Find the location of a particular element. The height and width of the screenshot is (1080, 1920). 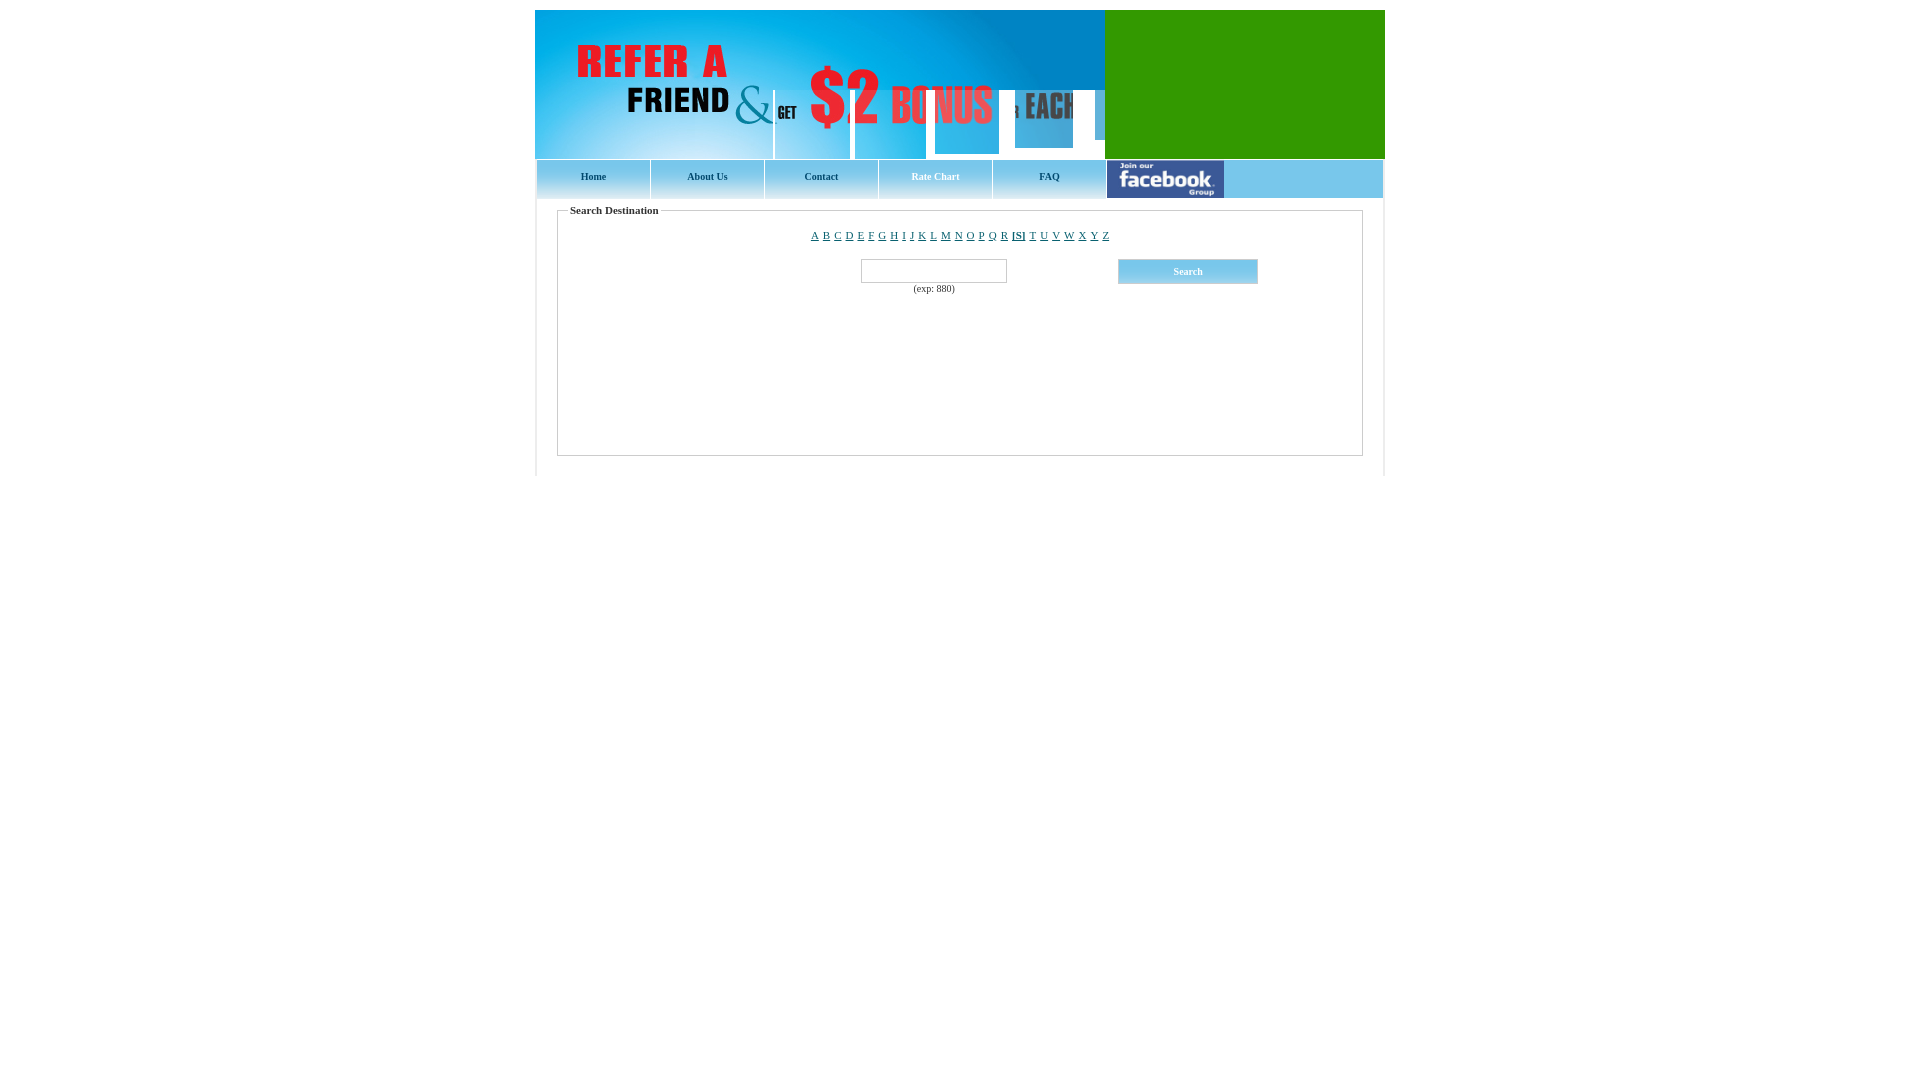

'Contact' is located at coordinates (821, 177).